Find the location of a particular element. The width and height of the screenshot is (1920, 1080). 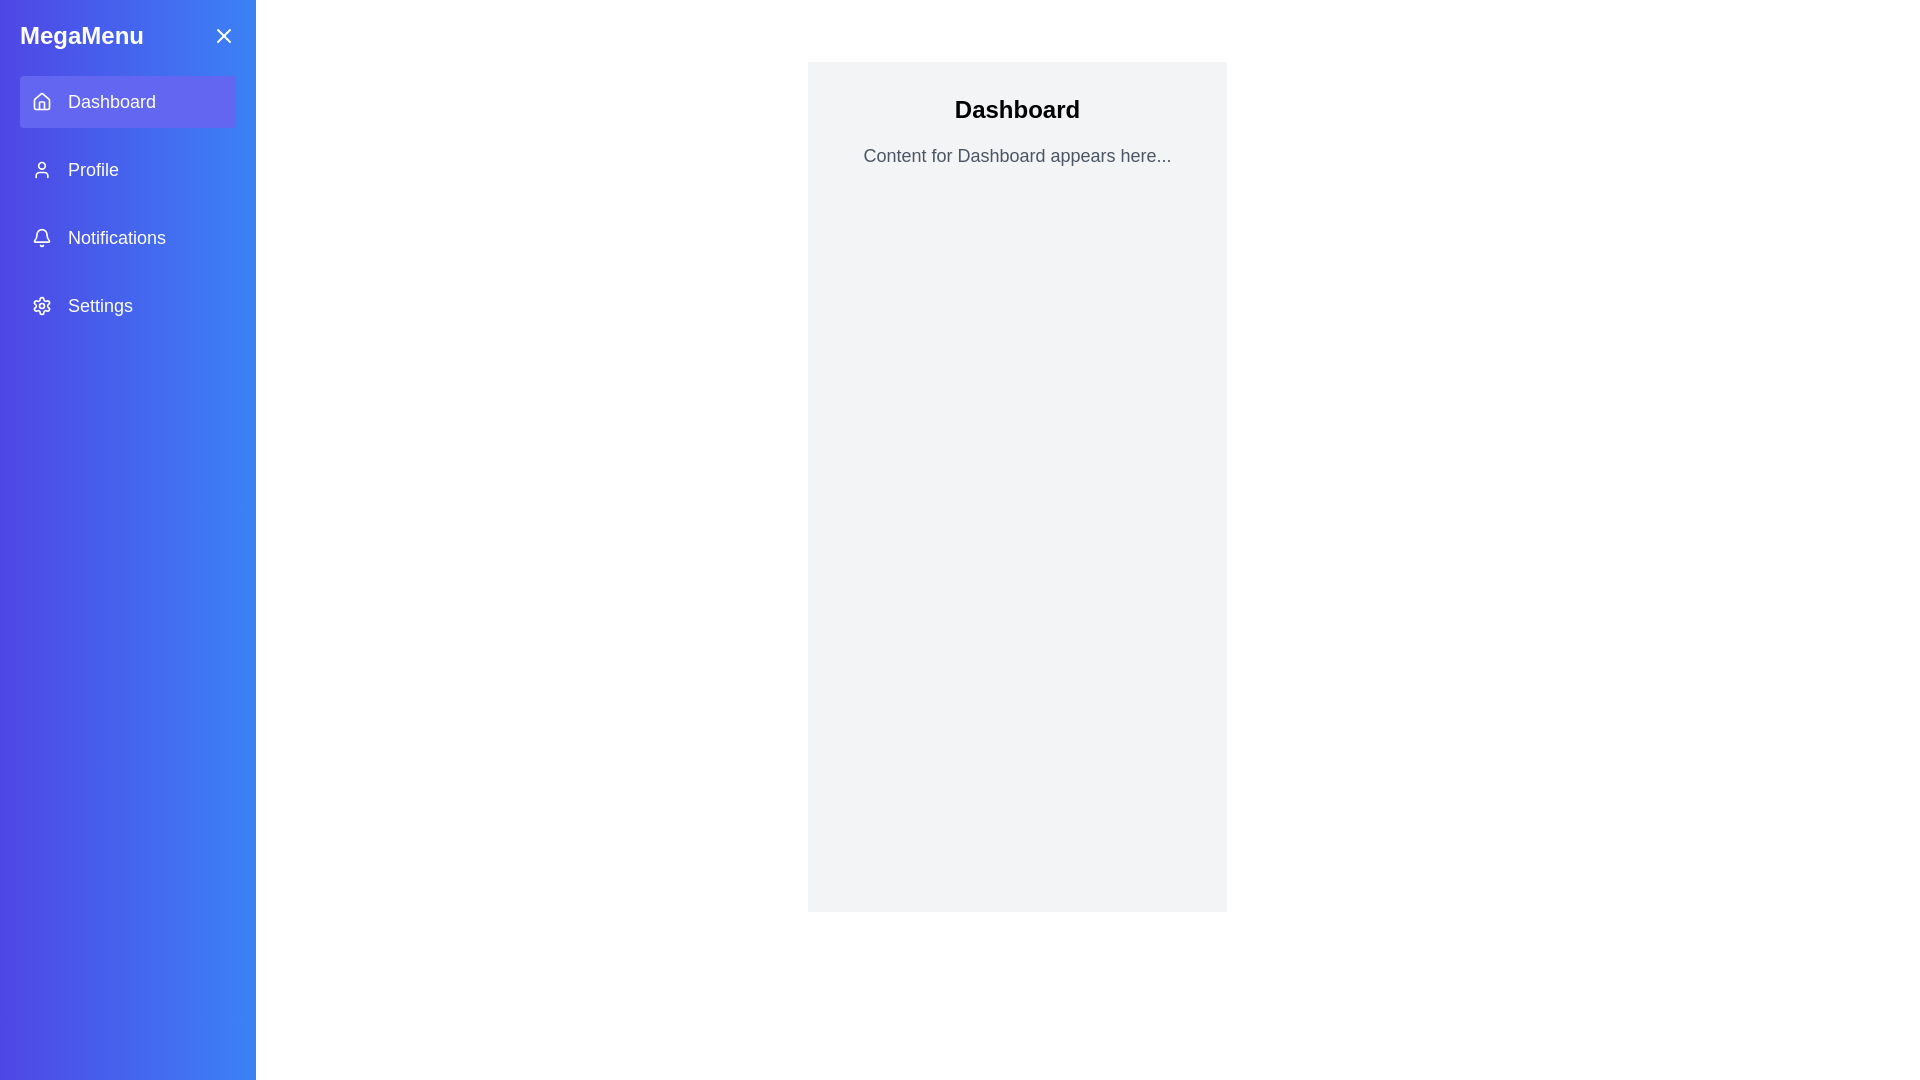

the bell icon located to the left of the 'Notifications' menu item is located at coordinates (42, 237).